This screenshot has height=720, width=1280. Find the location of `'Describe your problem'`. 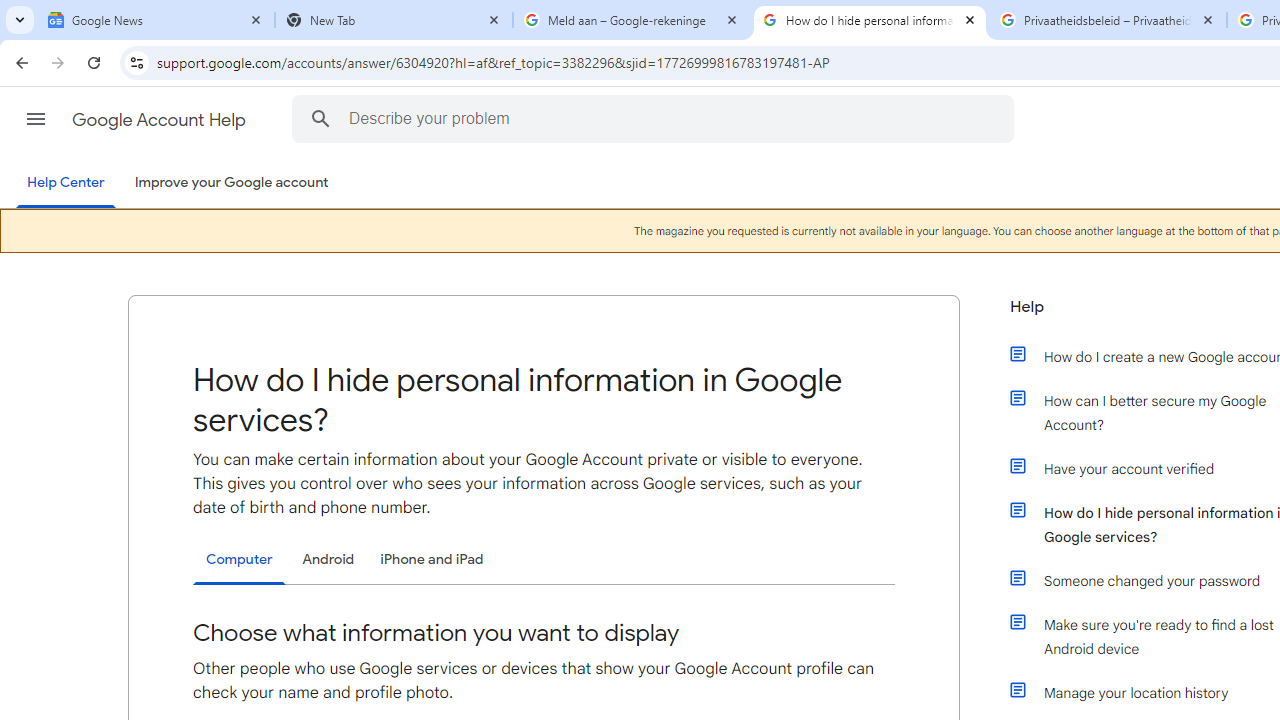

'Describe your problem' is located at coordinates (656, 118).